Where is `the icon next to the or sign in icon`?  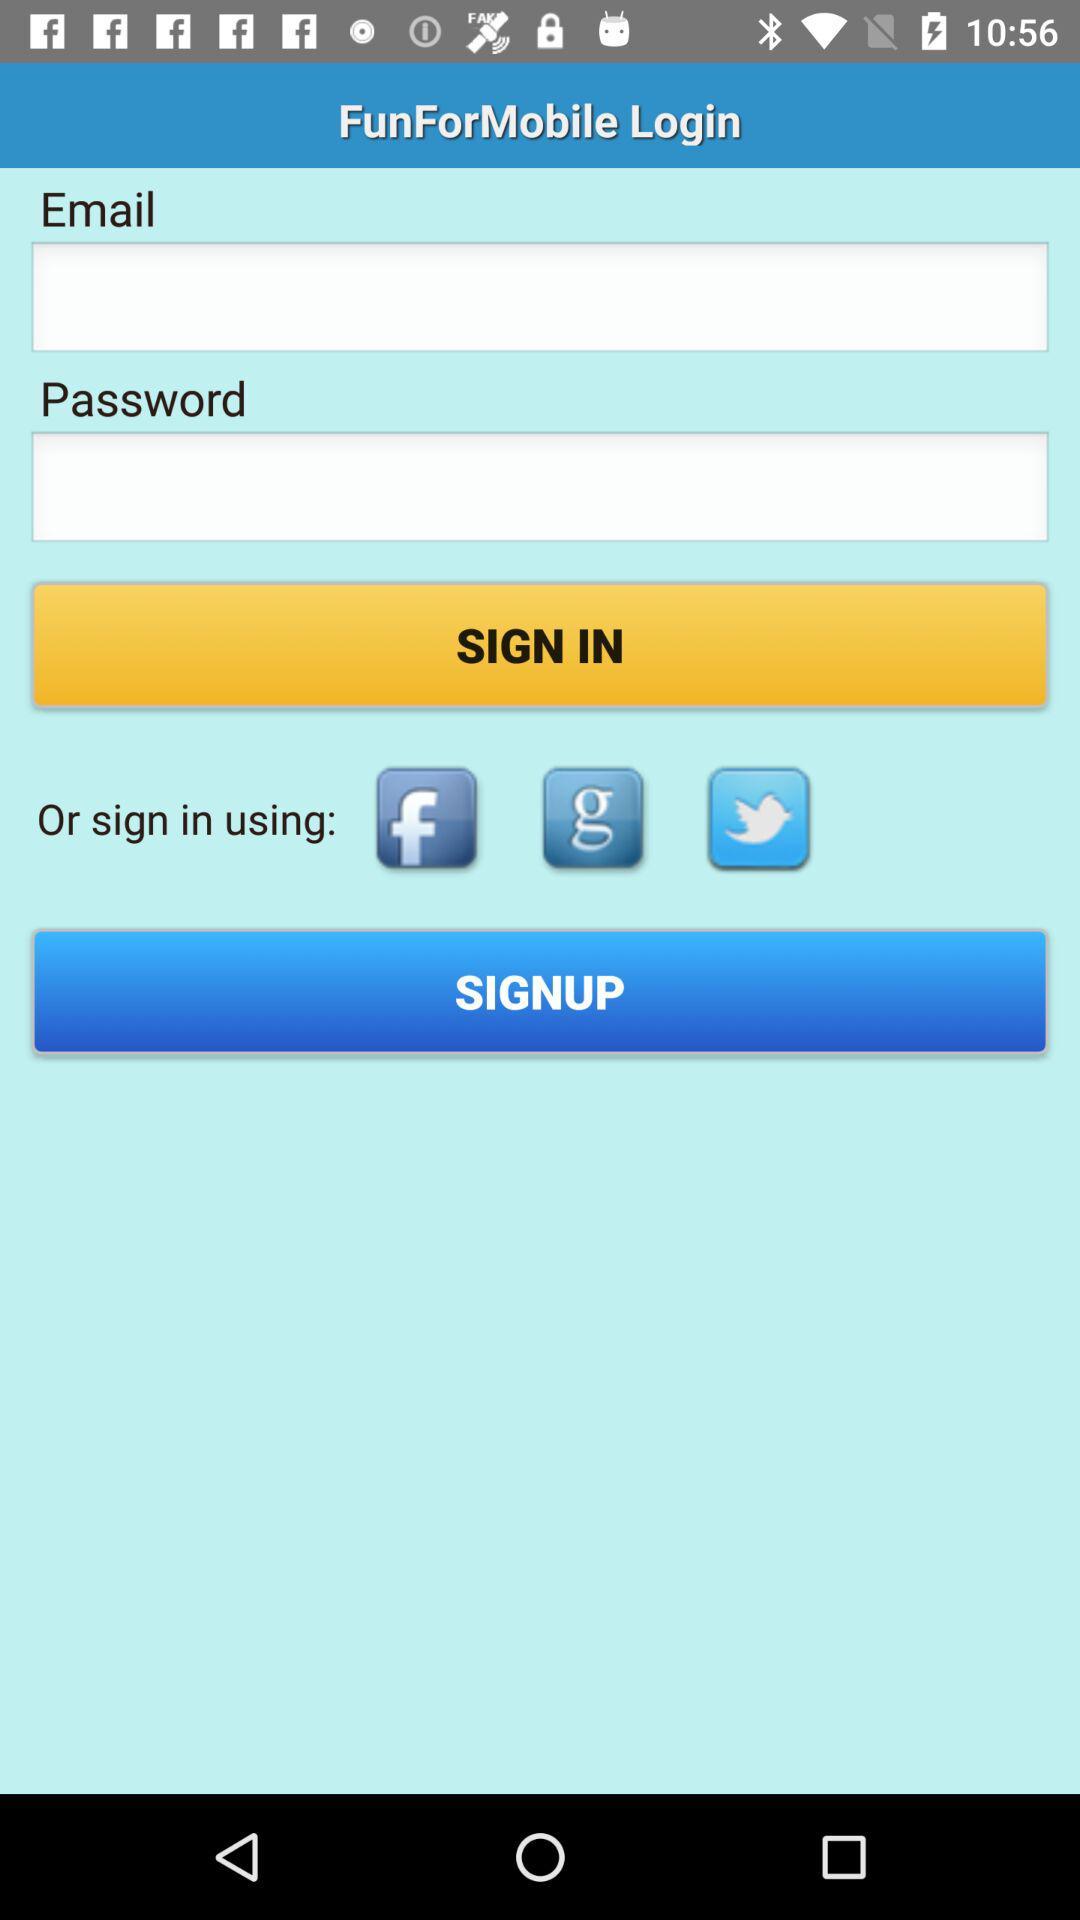
the icon next to the or sign in icon is located at coordinates (425, 818).